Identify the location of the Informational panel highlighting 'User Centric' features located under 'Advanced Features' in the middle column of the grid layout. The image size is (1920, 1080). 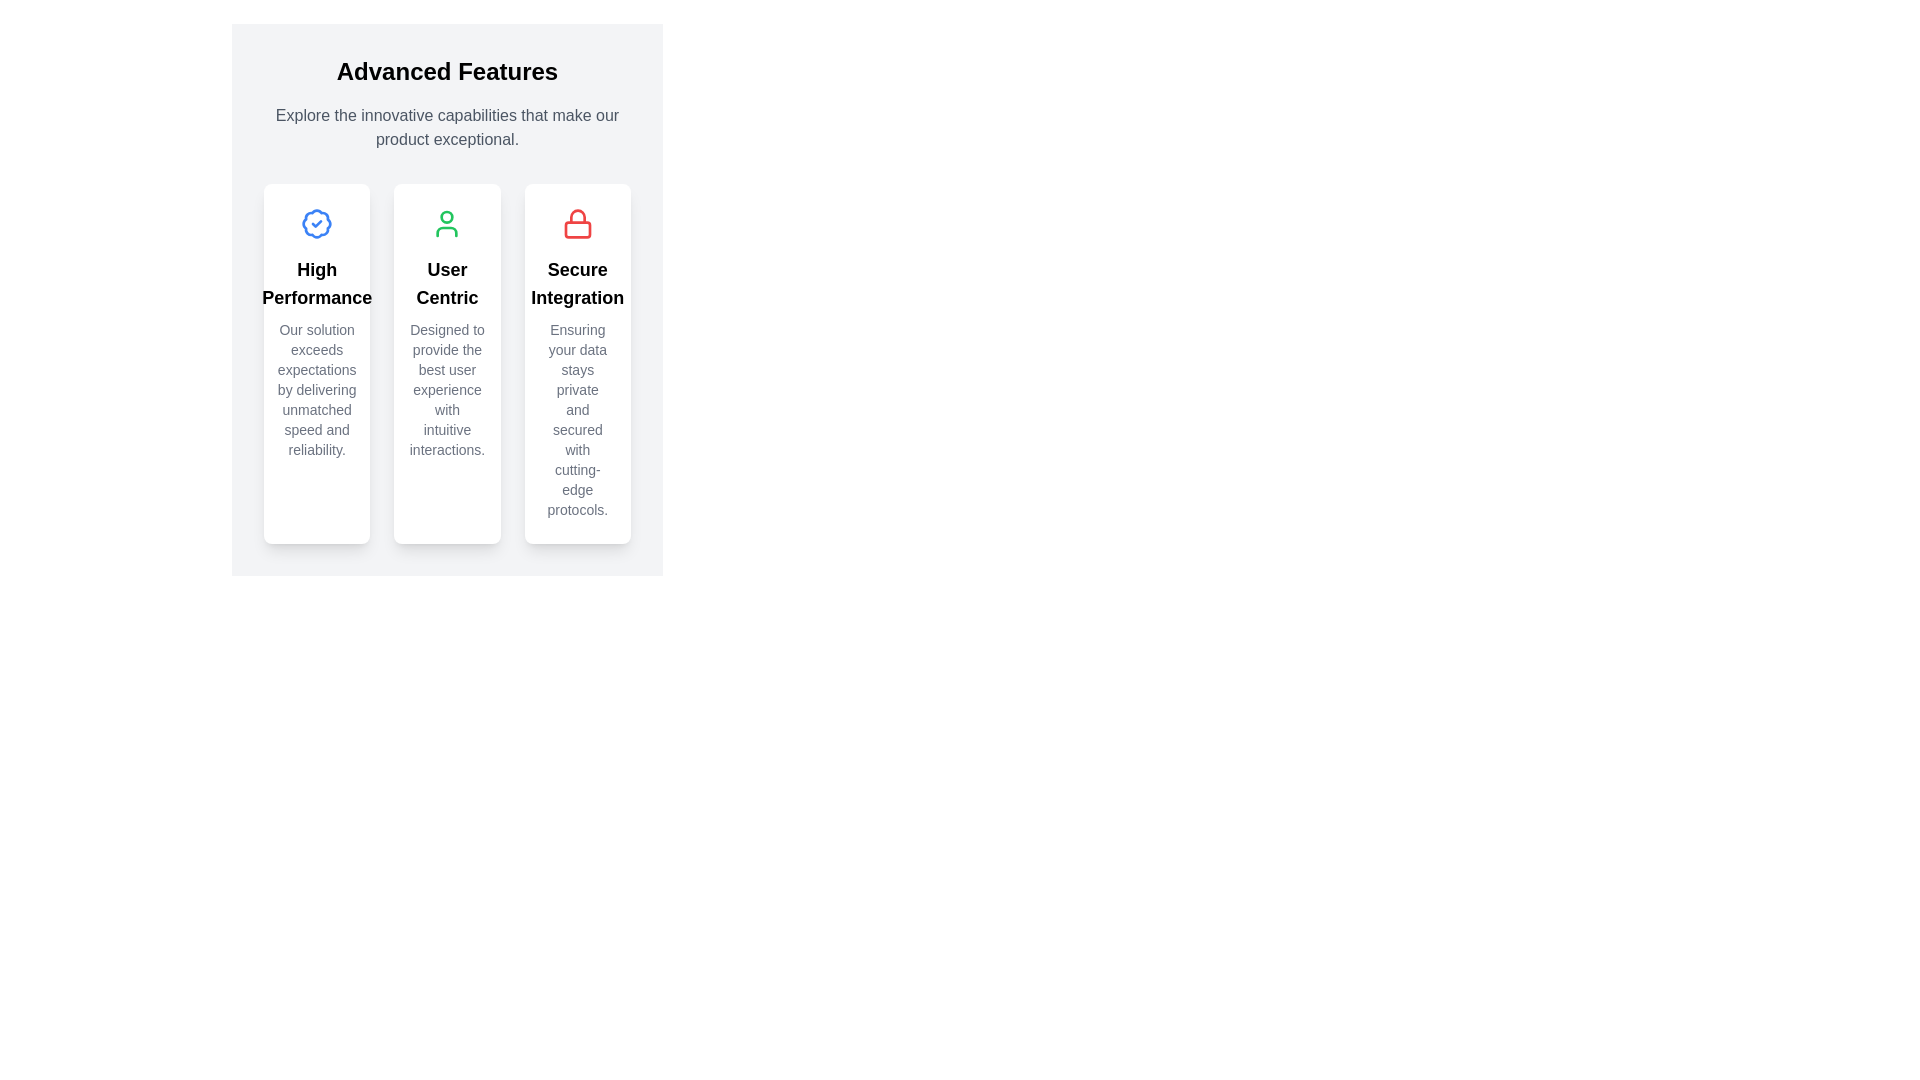
(446, 363).